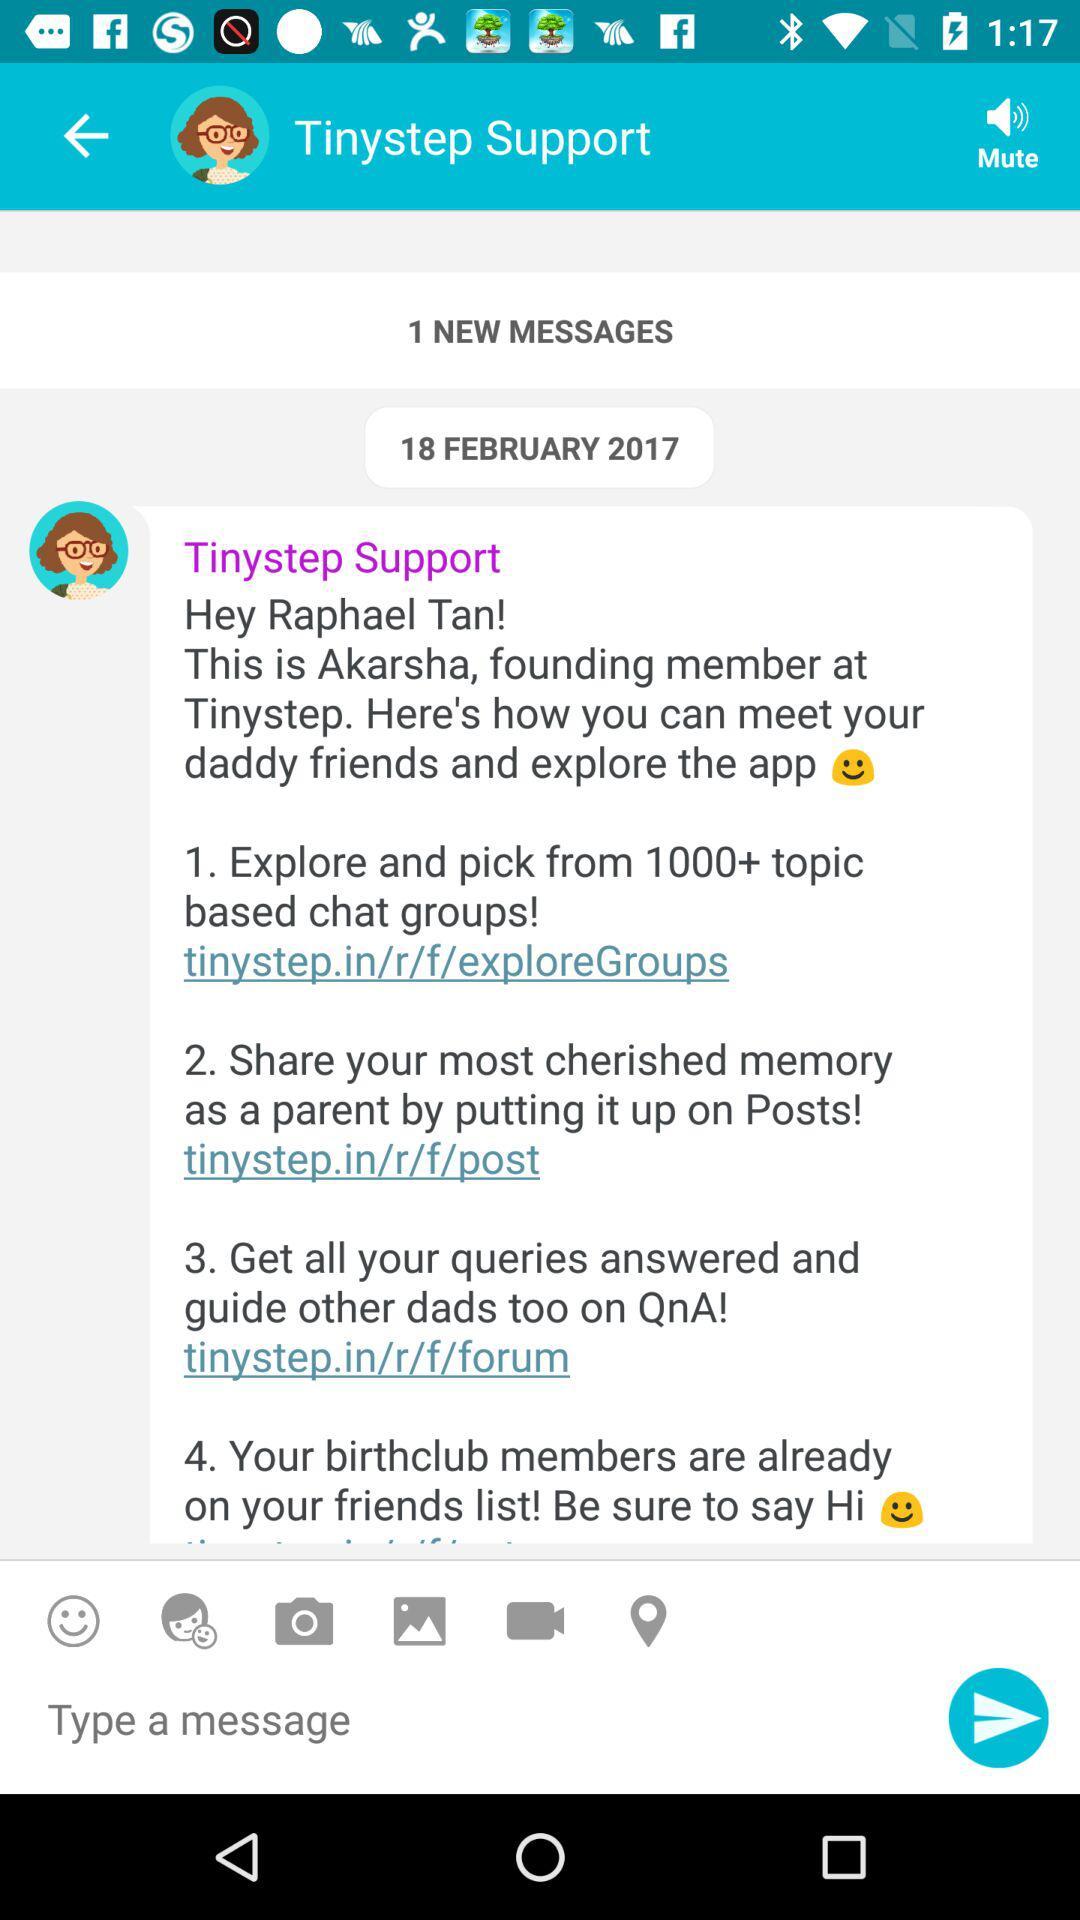 Image resolution: width=1080 pixels, height=1920 pixels. I want to click on the emoji icon, so click(189, 1621).